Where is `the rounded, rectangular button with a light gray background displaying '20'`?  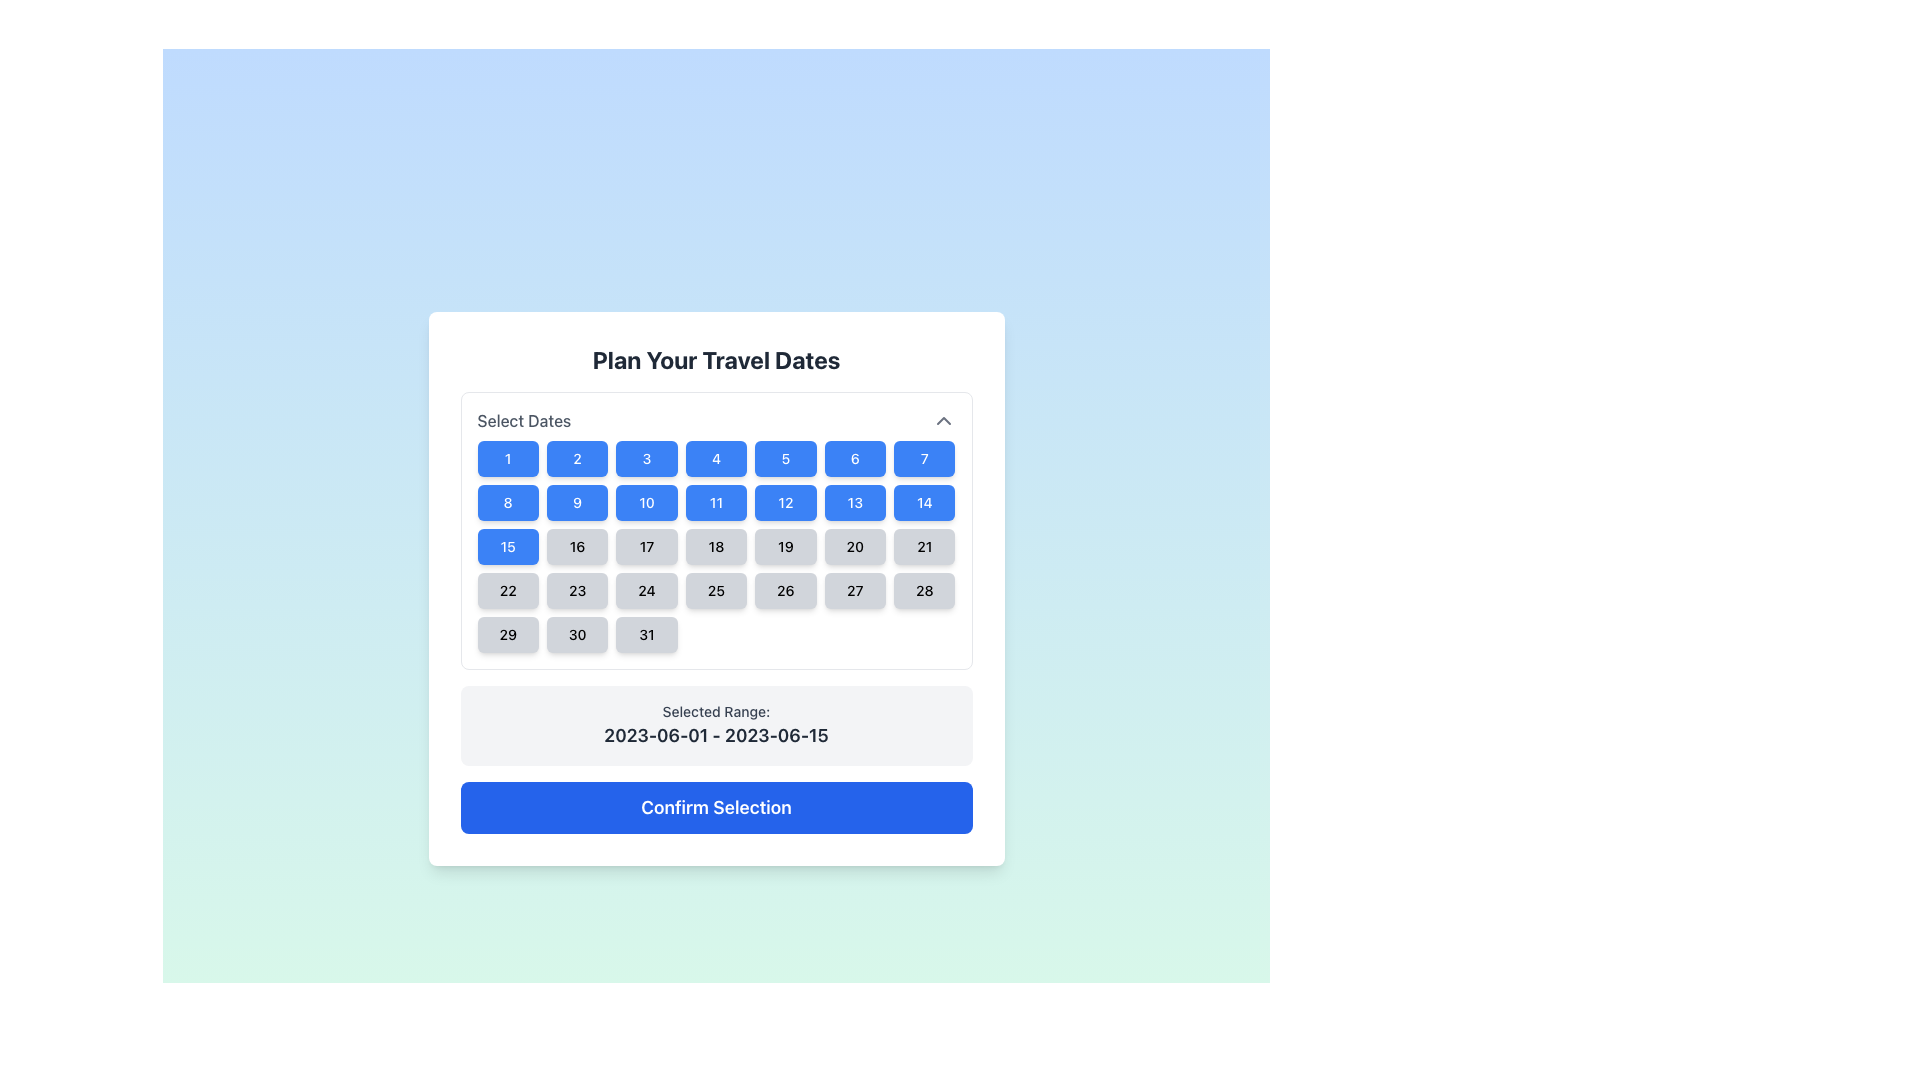
the rounded, rectangular button with a light gray background displaying '20' is located at coordinates (855, 547).